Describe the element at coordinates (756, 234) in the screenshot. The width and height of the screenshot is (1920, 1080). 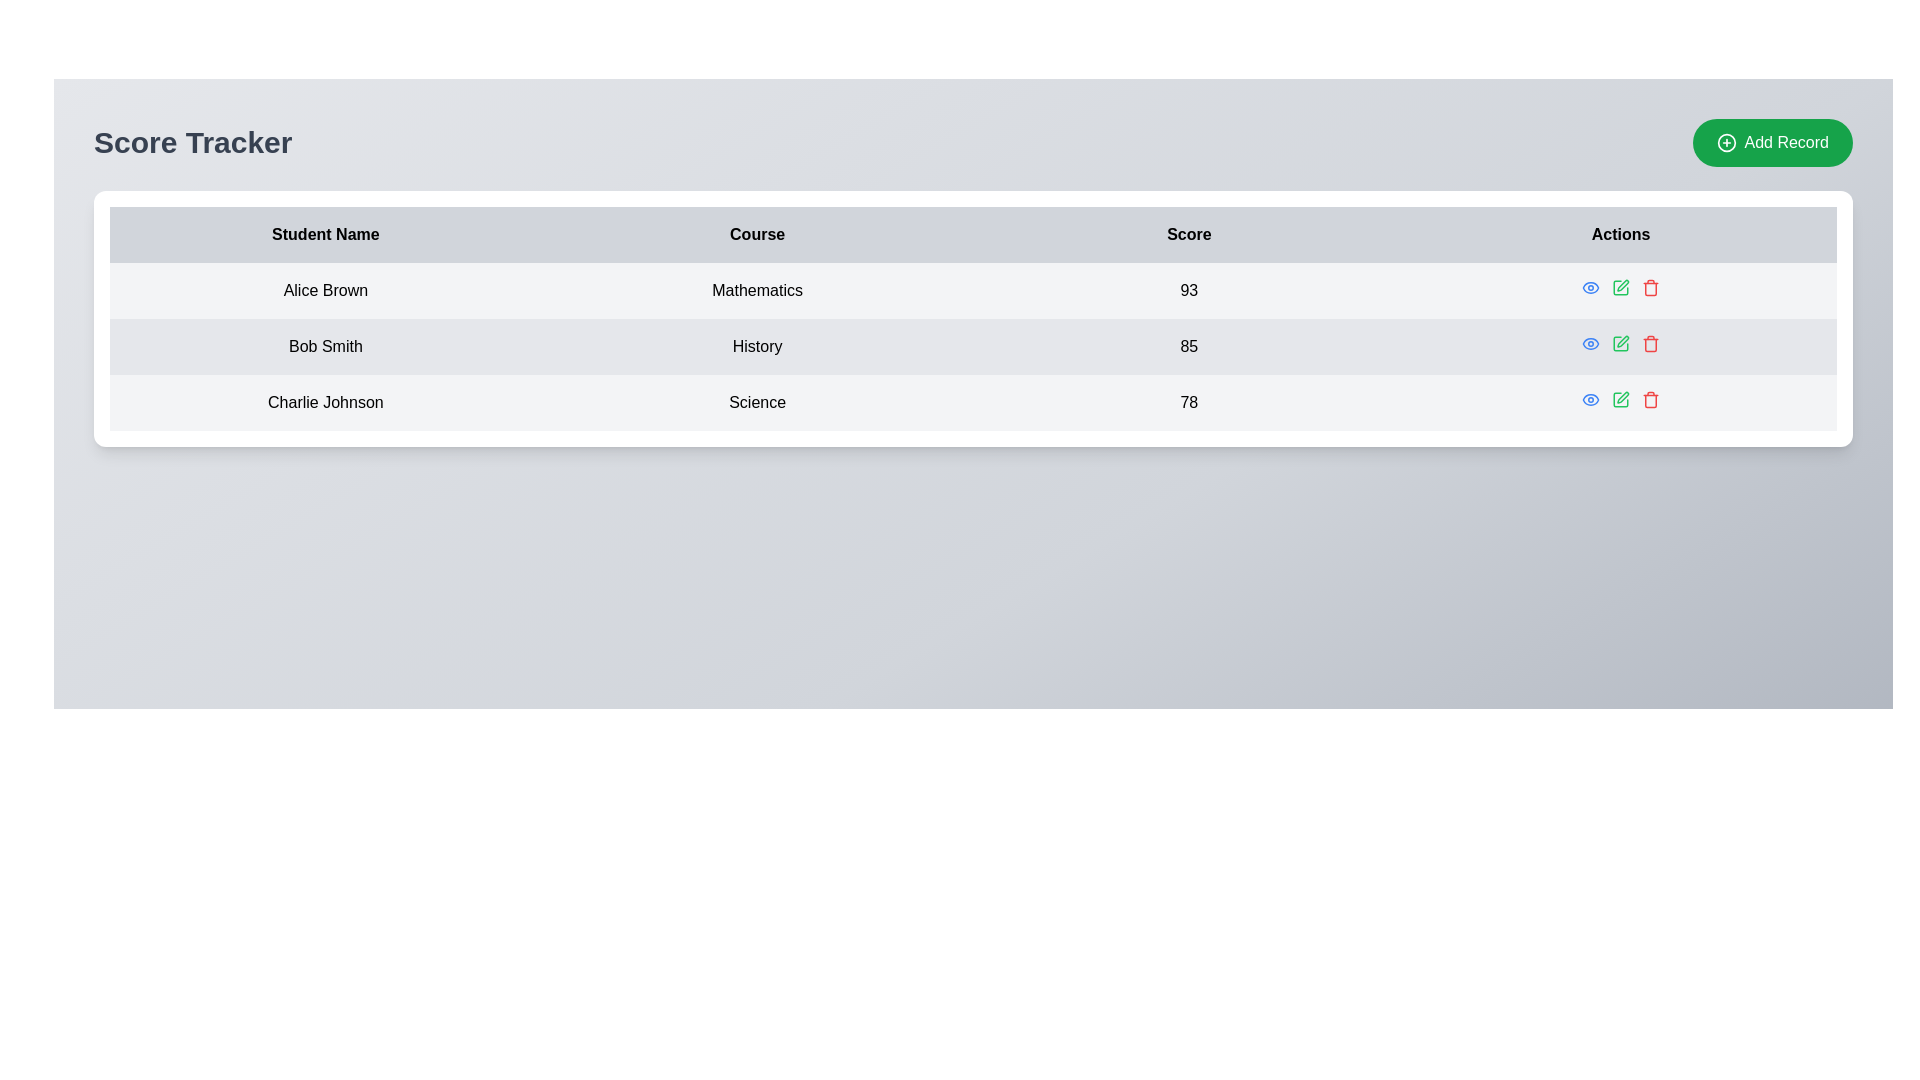
I see `text of the Table Header Cell displaying 'Course', which is centrally aligned in the header row between 'Student Name' and 'Score'` at that location.